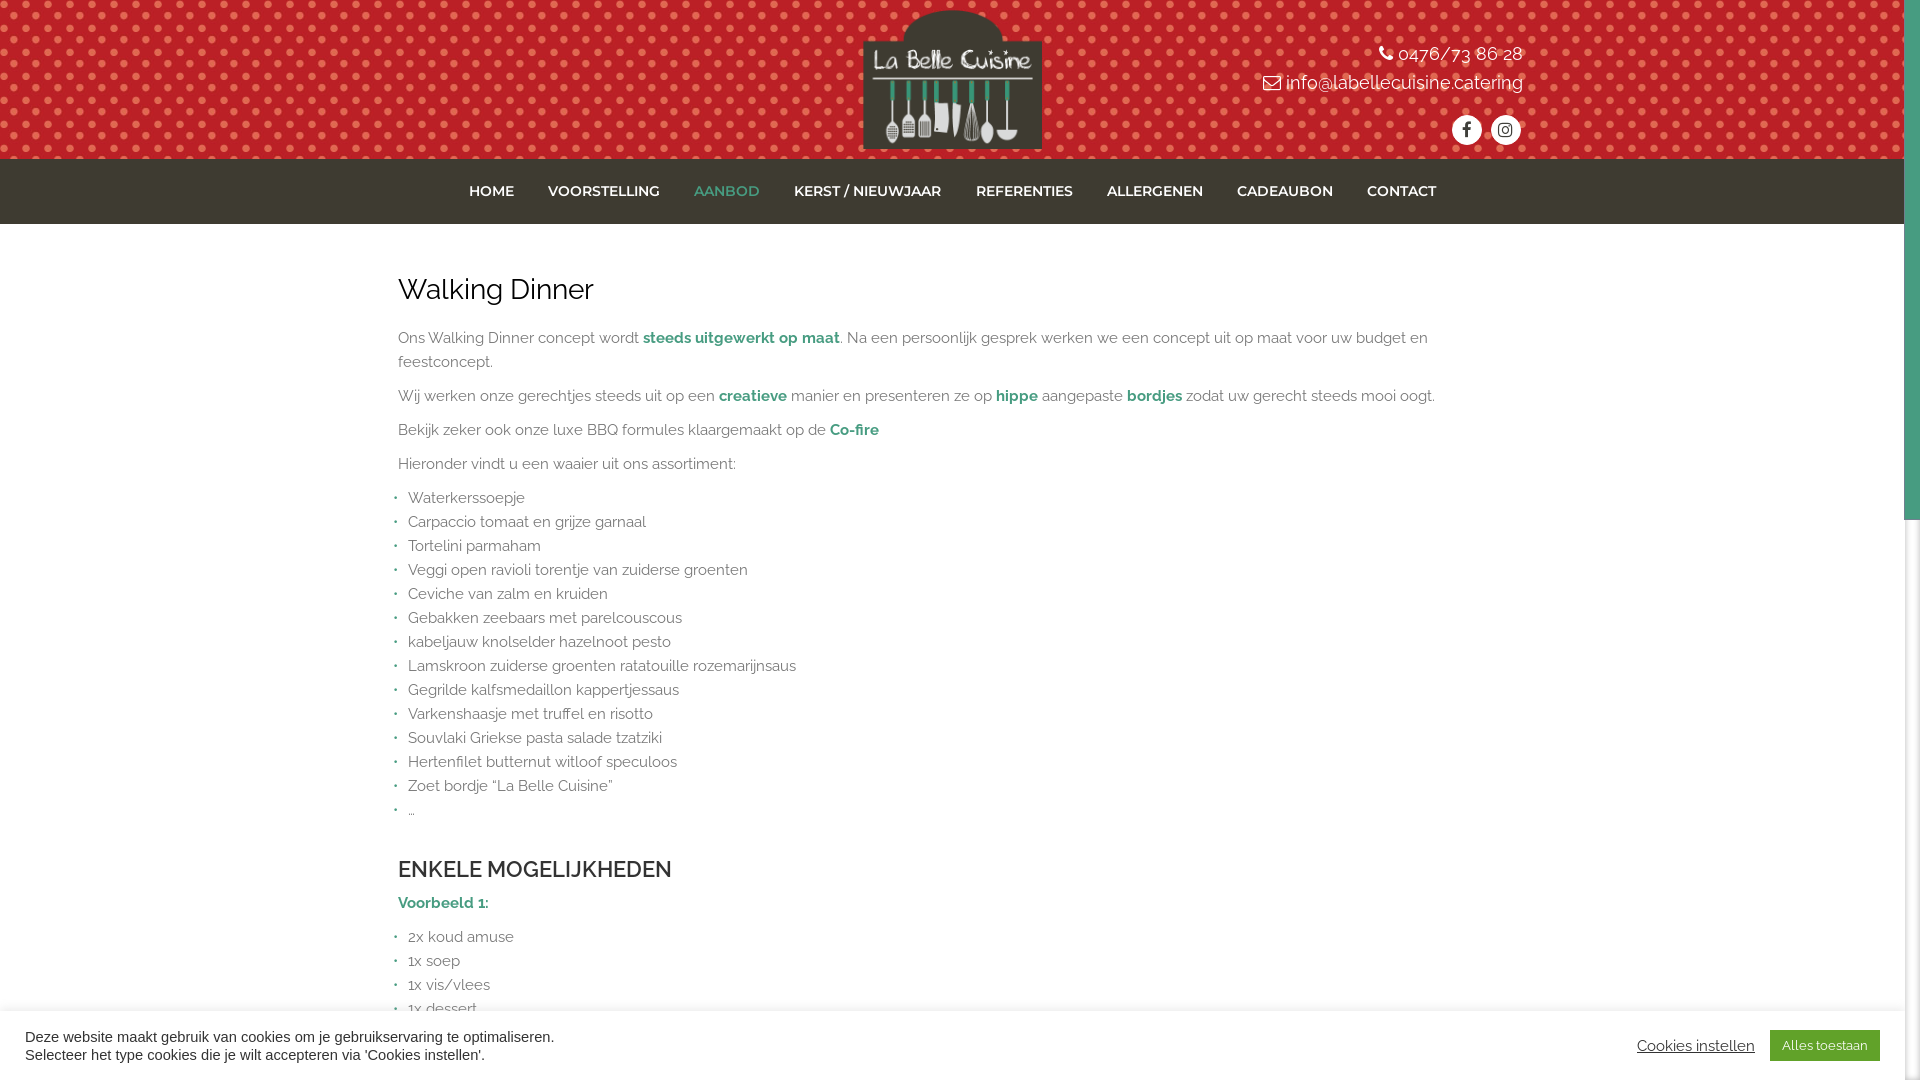 This screenshot has width=1920, height=1080. What do you see at coordinates (725, 191) in the screenshot?
I see `'AANBOD'` at bounding box center [725, 191].